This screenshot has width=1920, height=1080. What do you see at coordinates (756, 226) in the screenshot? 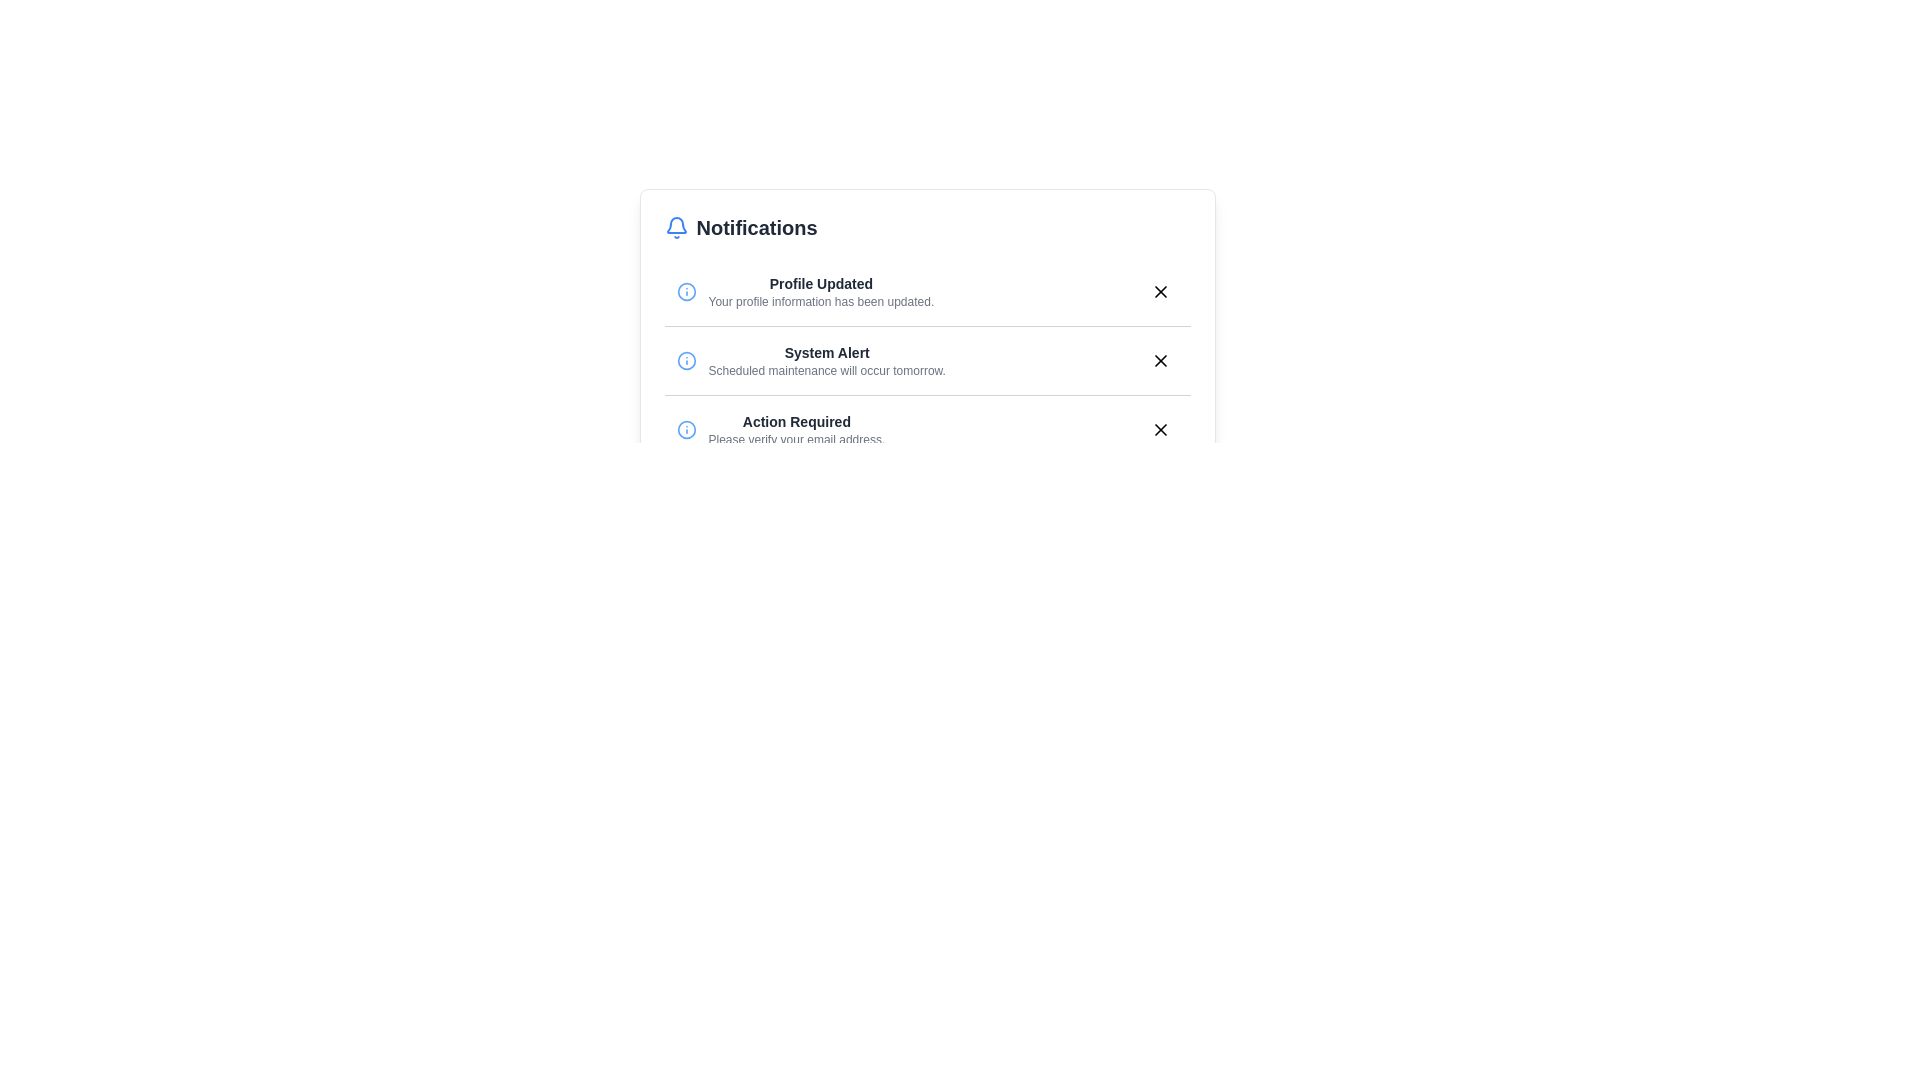
I see `the Text Label that serves as the title for the notifications section, located in the top-left portion of the notification panel, adjacent to the bell icon` at bounding box center [756, 226].